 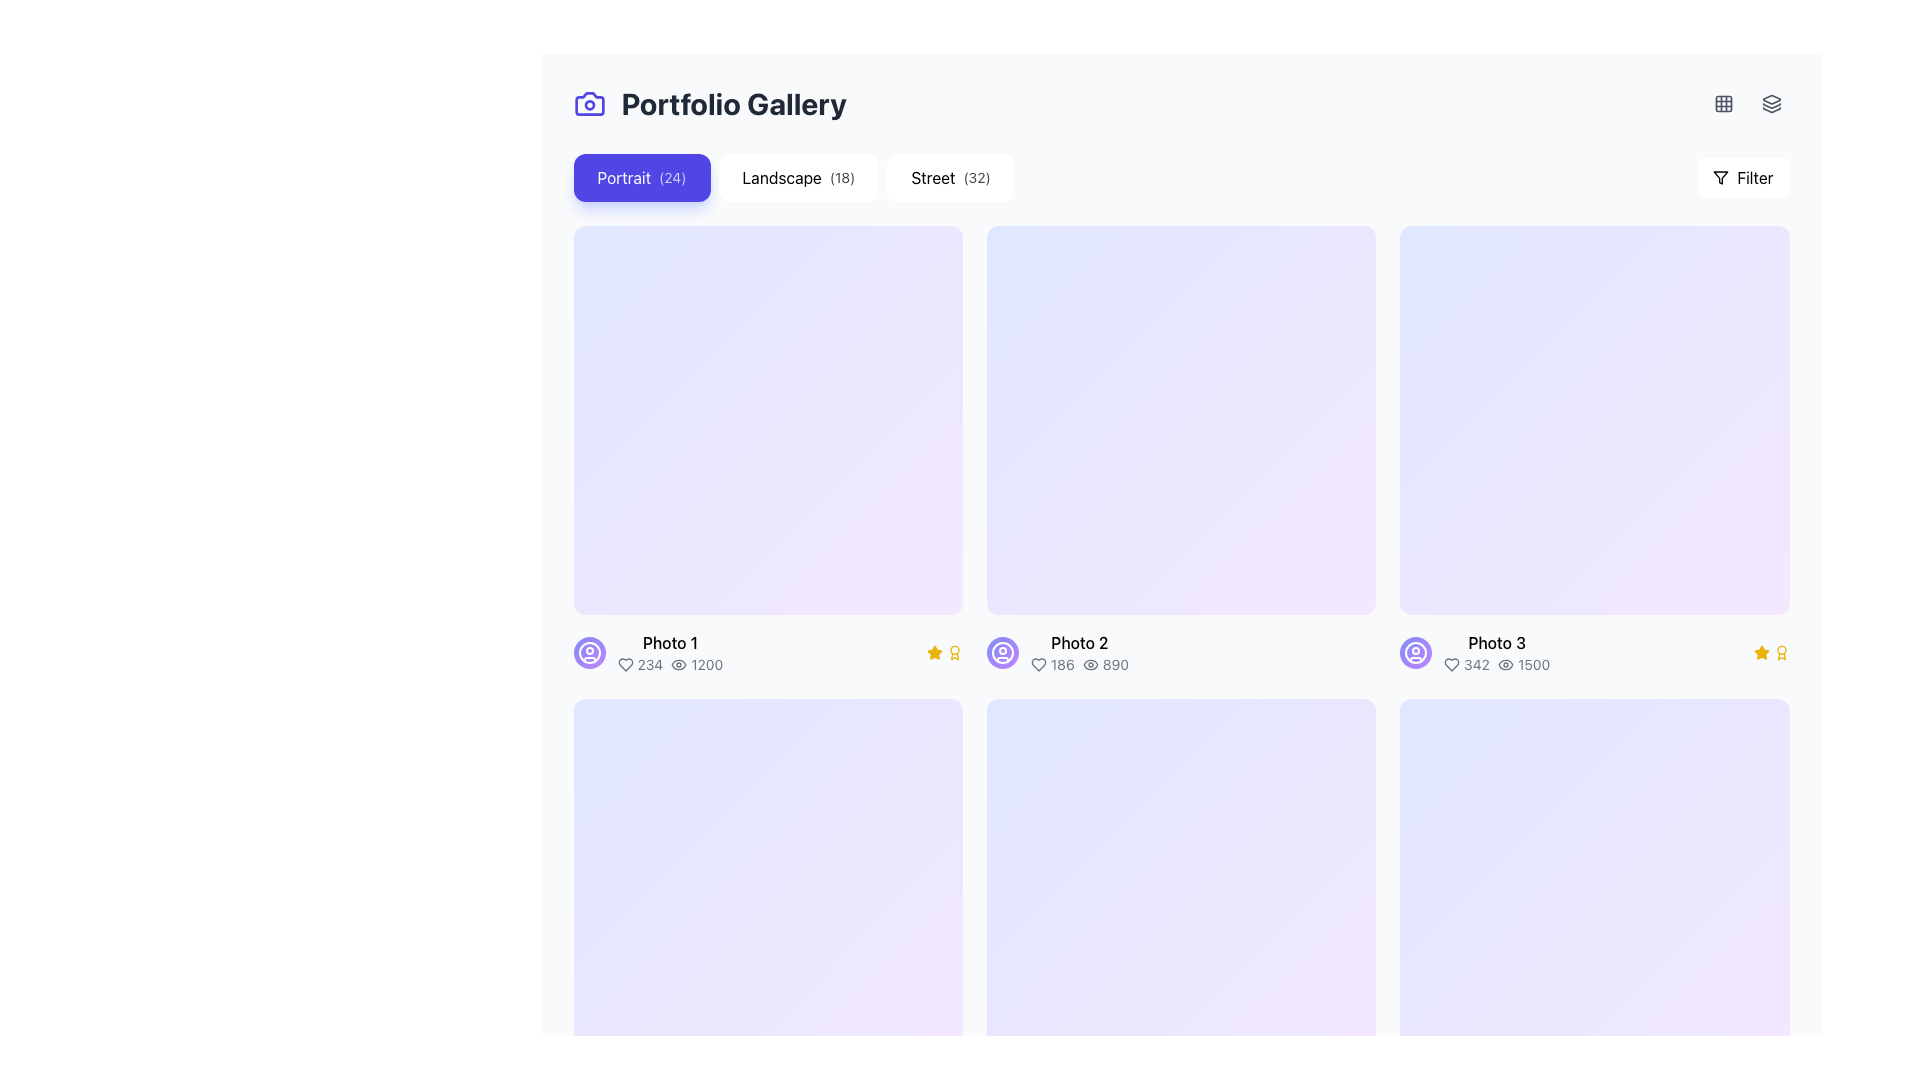 What do you see at coordinates (1722, 104) in the screenshot?
I see `the toggle display button located in the top-right corner of the interface` at bounding box center [1722, 104].